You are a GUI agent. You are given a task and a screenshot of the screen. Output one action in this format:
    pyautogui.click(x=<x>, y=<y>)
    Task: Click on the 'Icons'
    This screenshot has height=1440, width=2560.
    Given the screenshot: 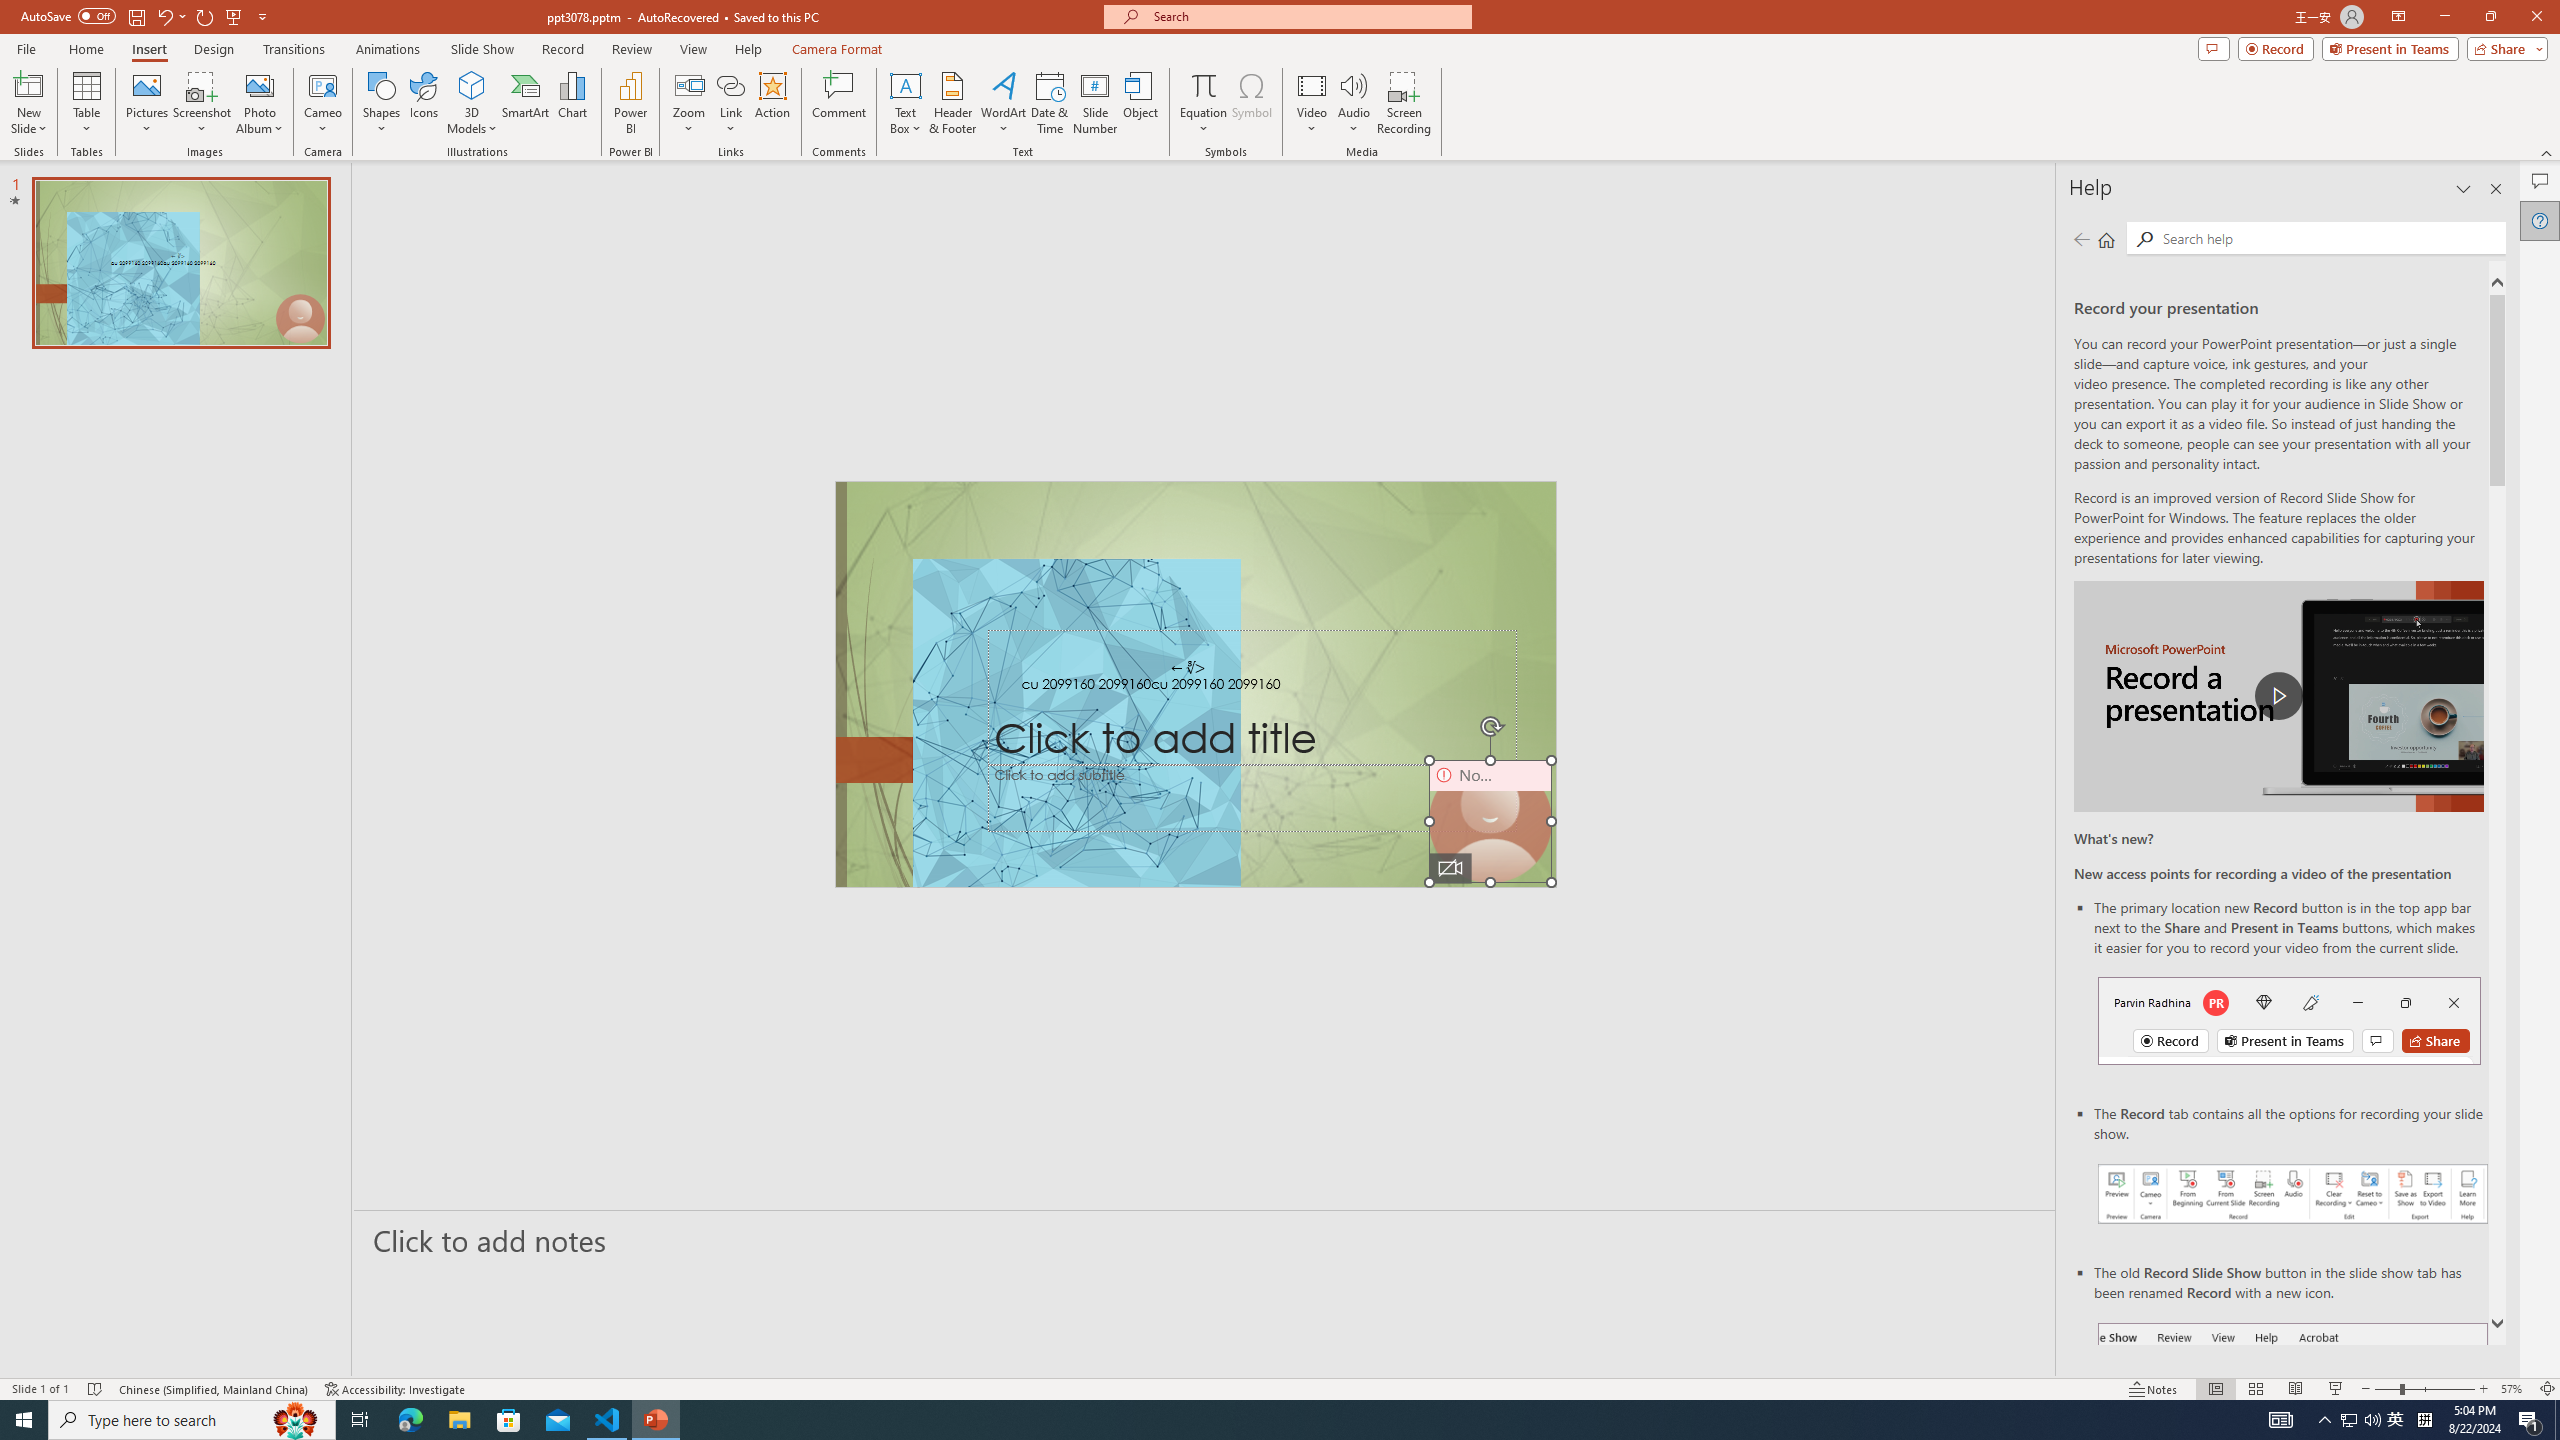 What is the action you would take?
    pyautogui.click(x=423, y=103)
    